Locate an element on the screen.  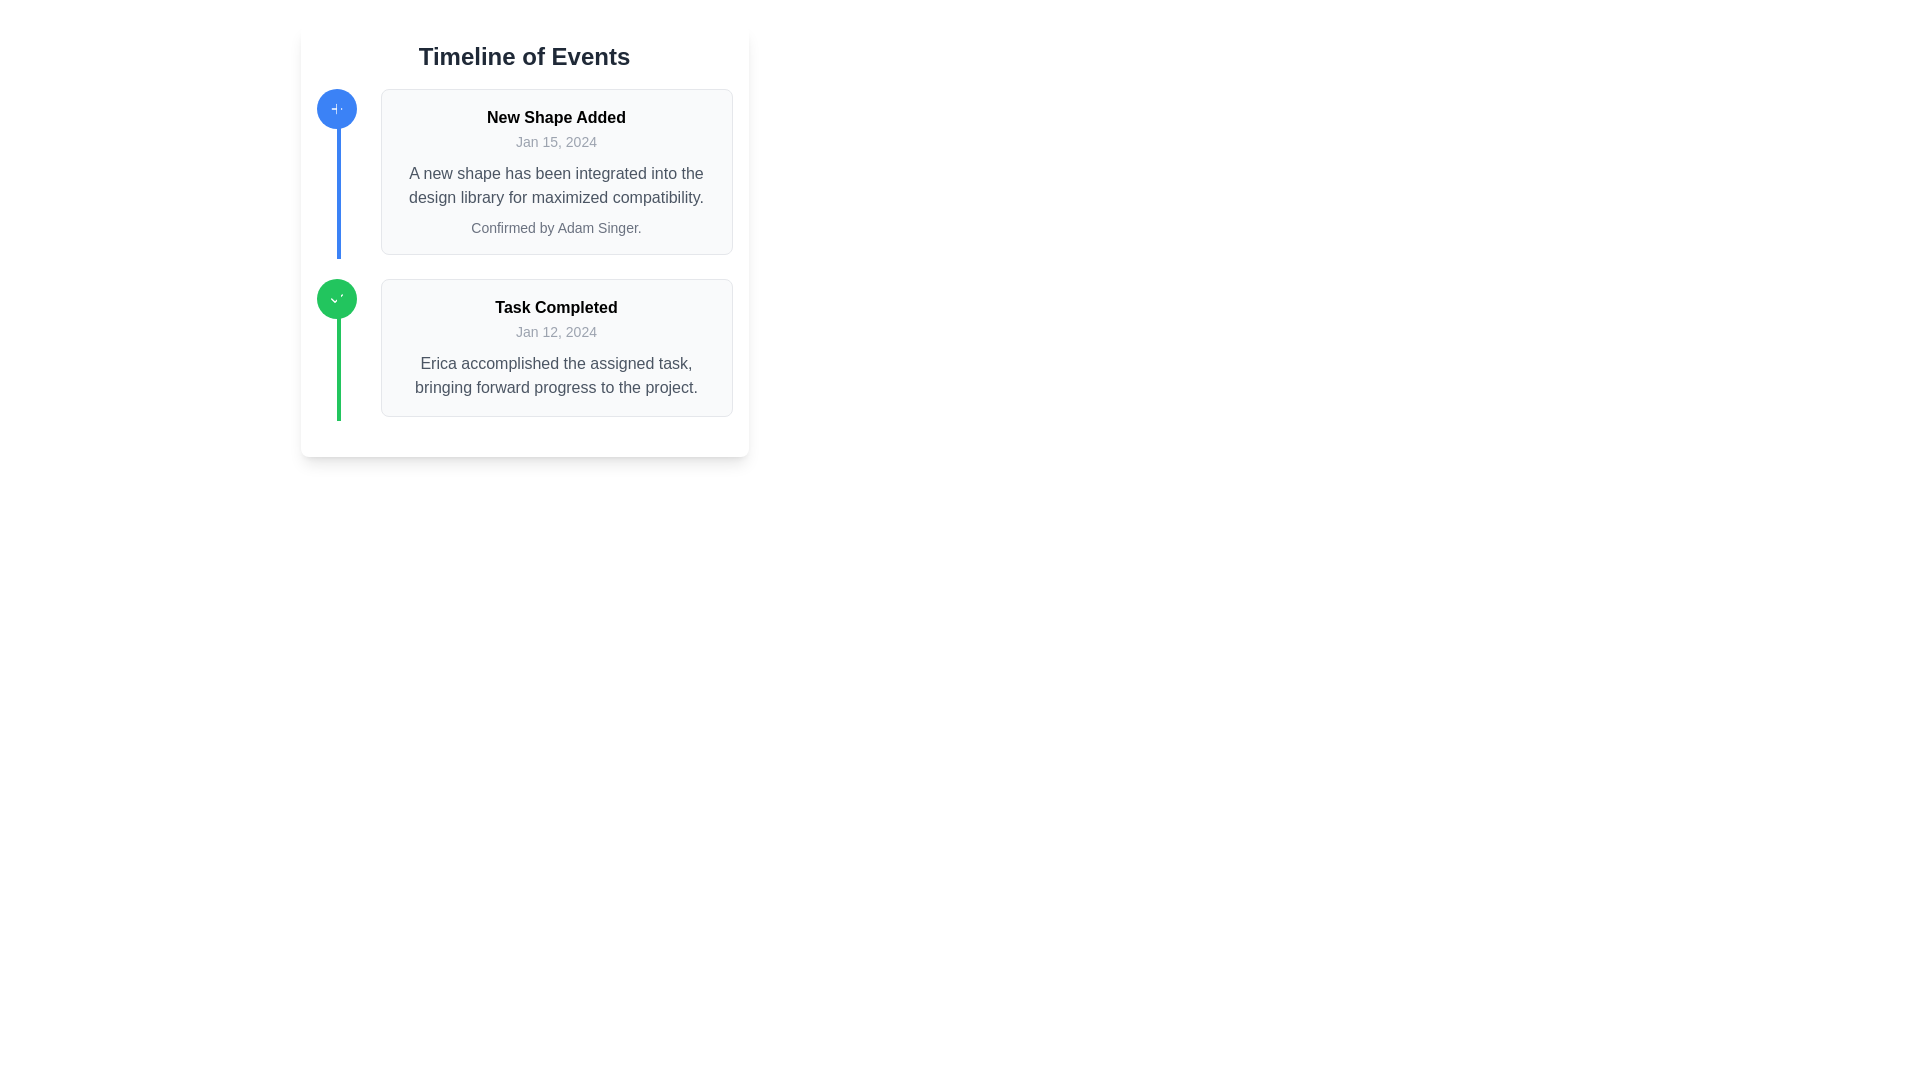
the Decorative line that serves as a visual connector in the timeline section, positioned below the header and aligned with the timeline icon and event content is located at coordinates (338, 175).